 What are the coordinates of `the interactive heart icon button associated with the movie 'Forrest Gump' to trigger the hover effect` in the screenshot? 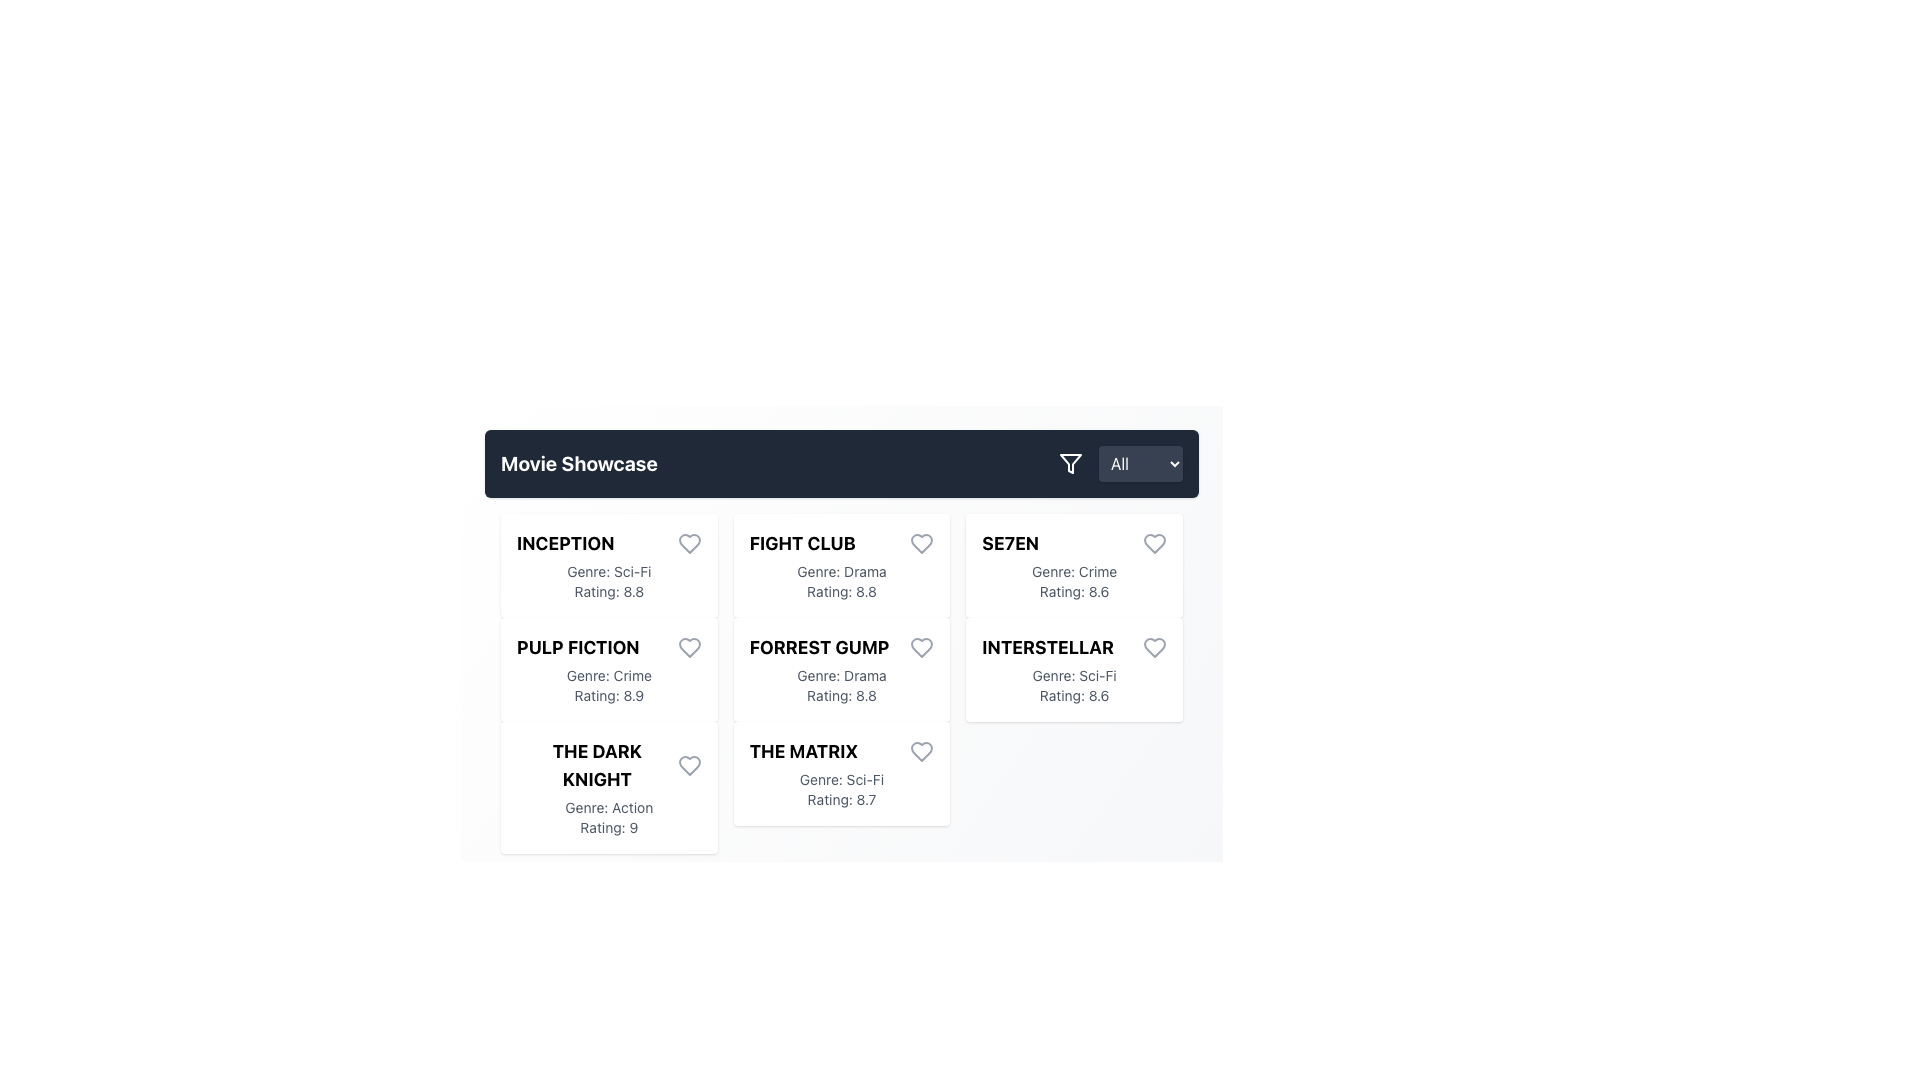 It's located at (921, 648).